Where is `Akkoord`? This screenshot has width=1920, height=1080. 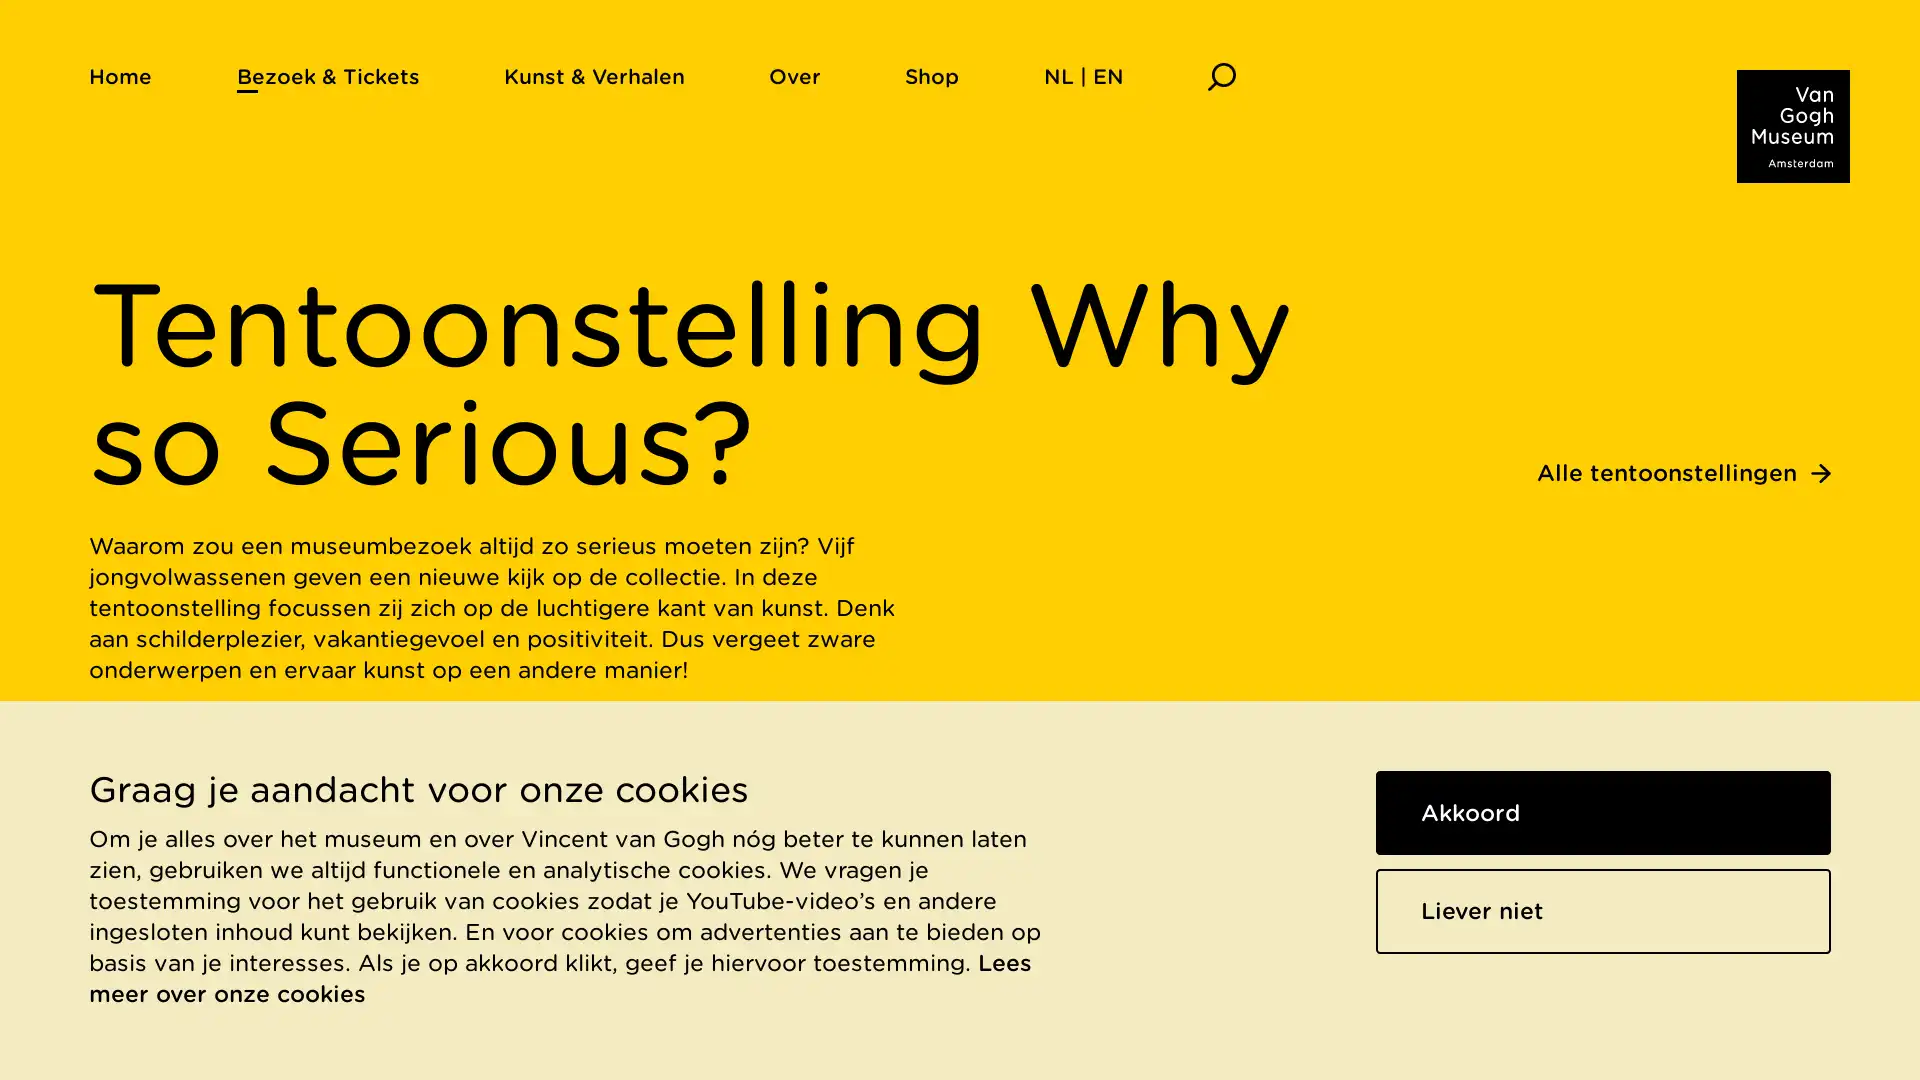 Akkoord is located at coordinates (1603, 812).